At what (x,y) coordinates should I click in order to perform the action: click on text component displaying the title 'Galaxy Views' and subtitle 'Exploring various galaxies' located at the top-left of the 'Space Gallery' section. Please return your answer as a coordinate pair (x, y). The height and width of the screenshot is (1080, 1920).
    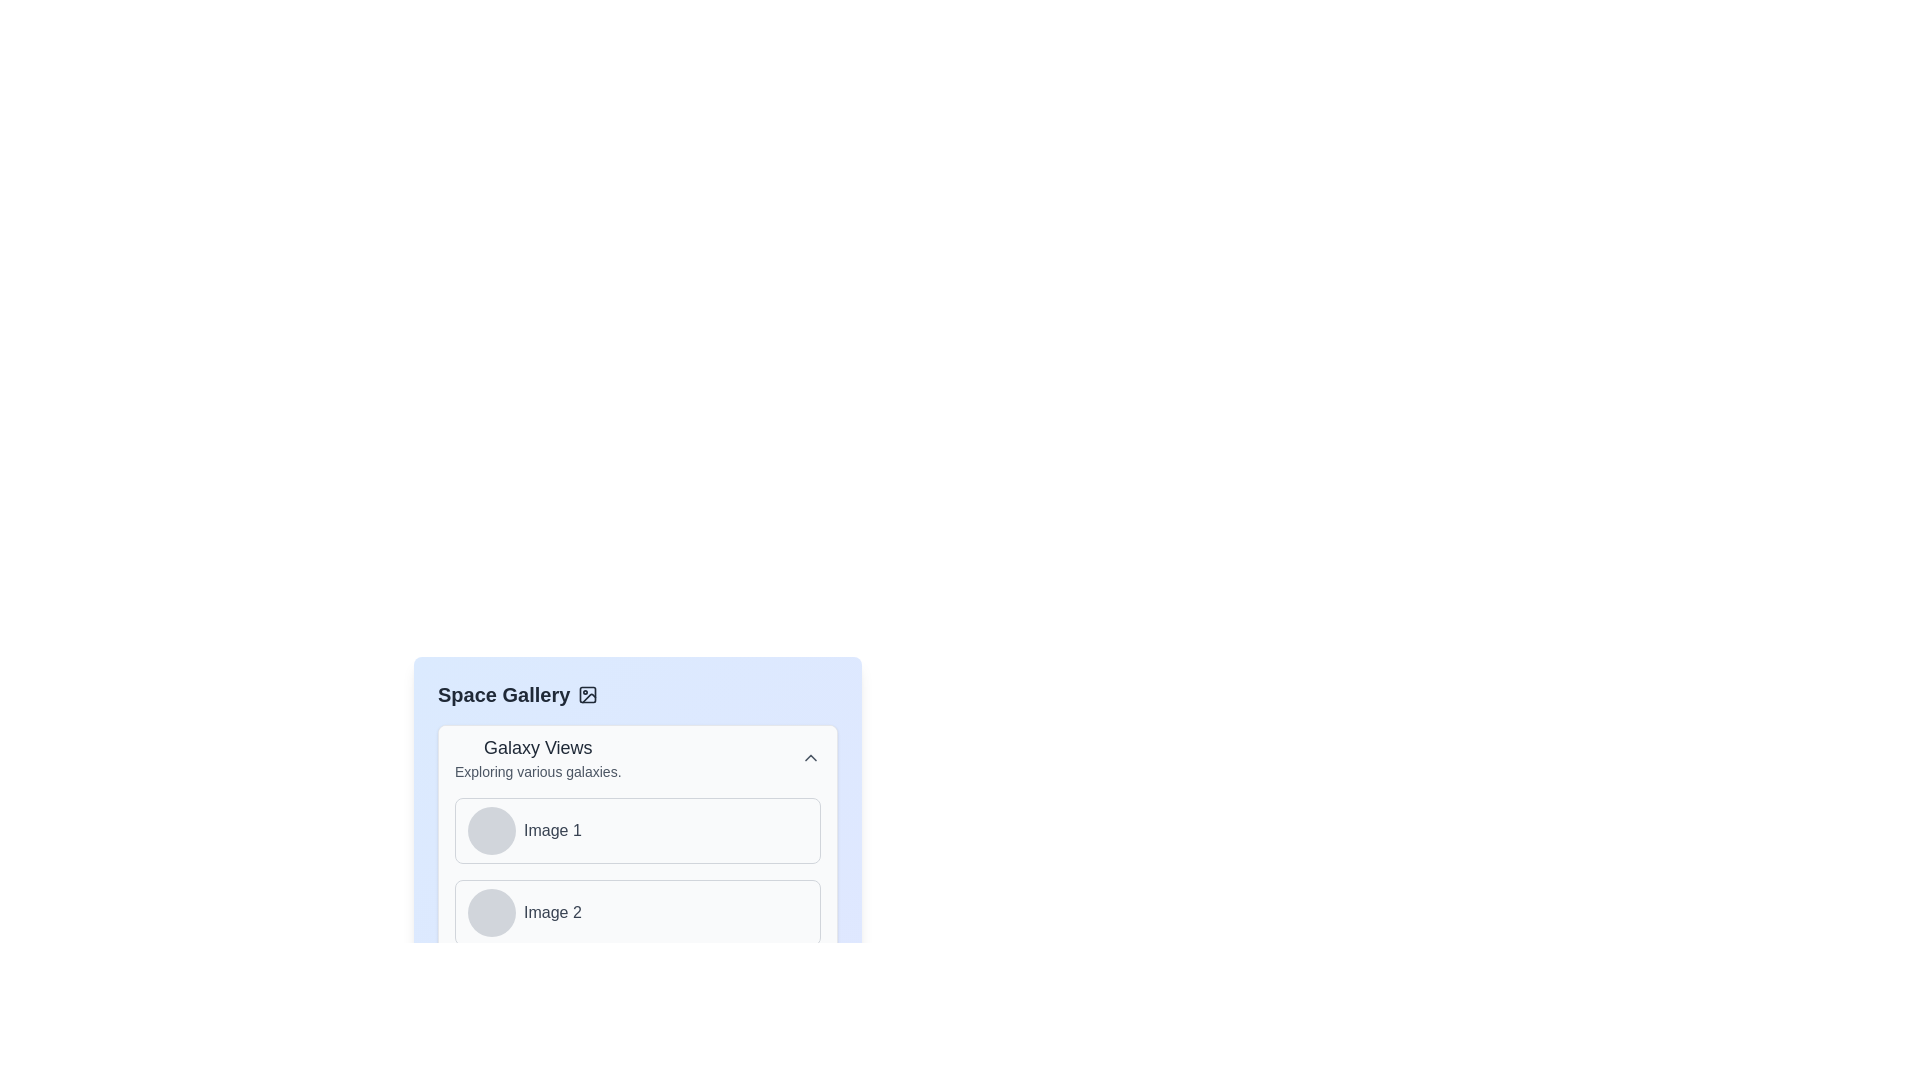
    Looking at the image, I should click on (538, 758).